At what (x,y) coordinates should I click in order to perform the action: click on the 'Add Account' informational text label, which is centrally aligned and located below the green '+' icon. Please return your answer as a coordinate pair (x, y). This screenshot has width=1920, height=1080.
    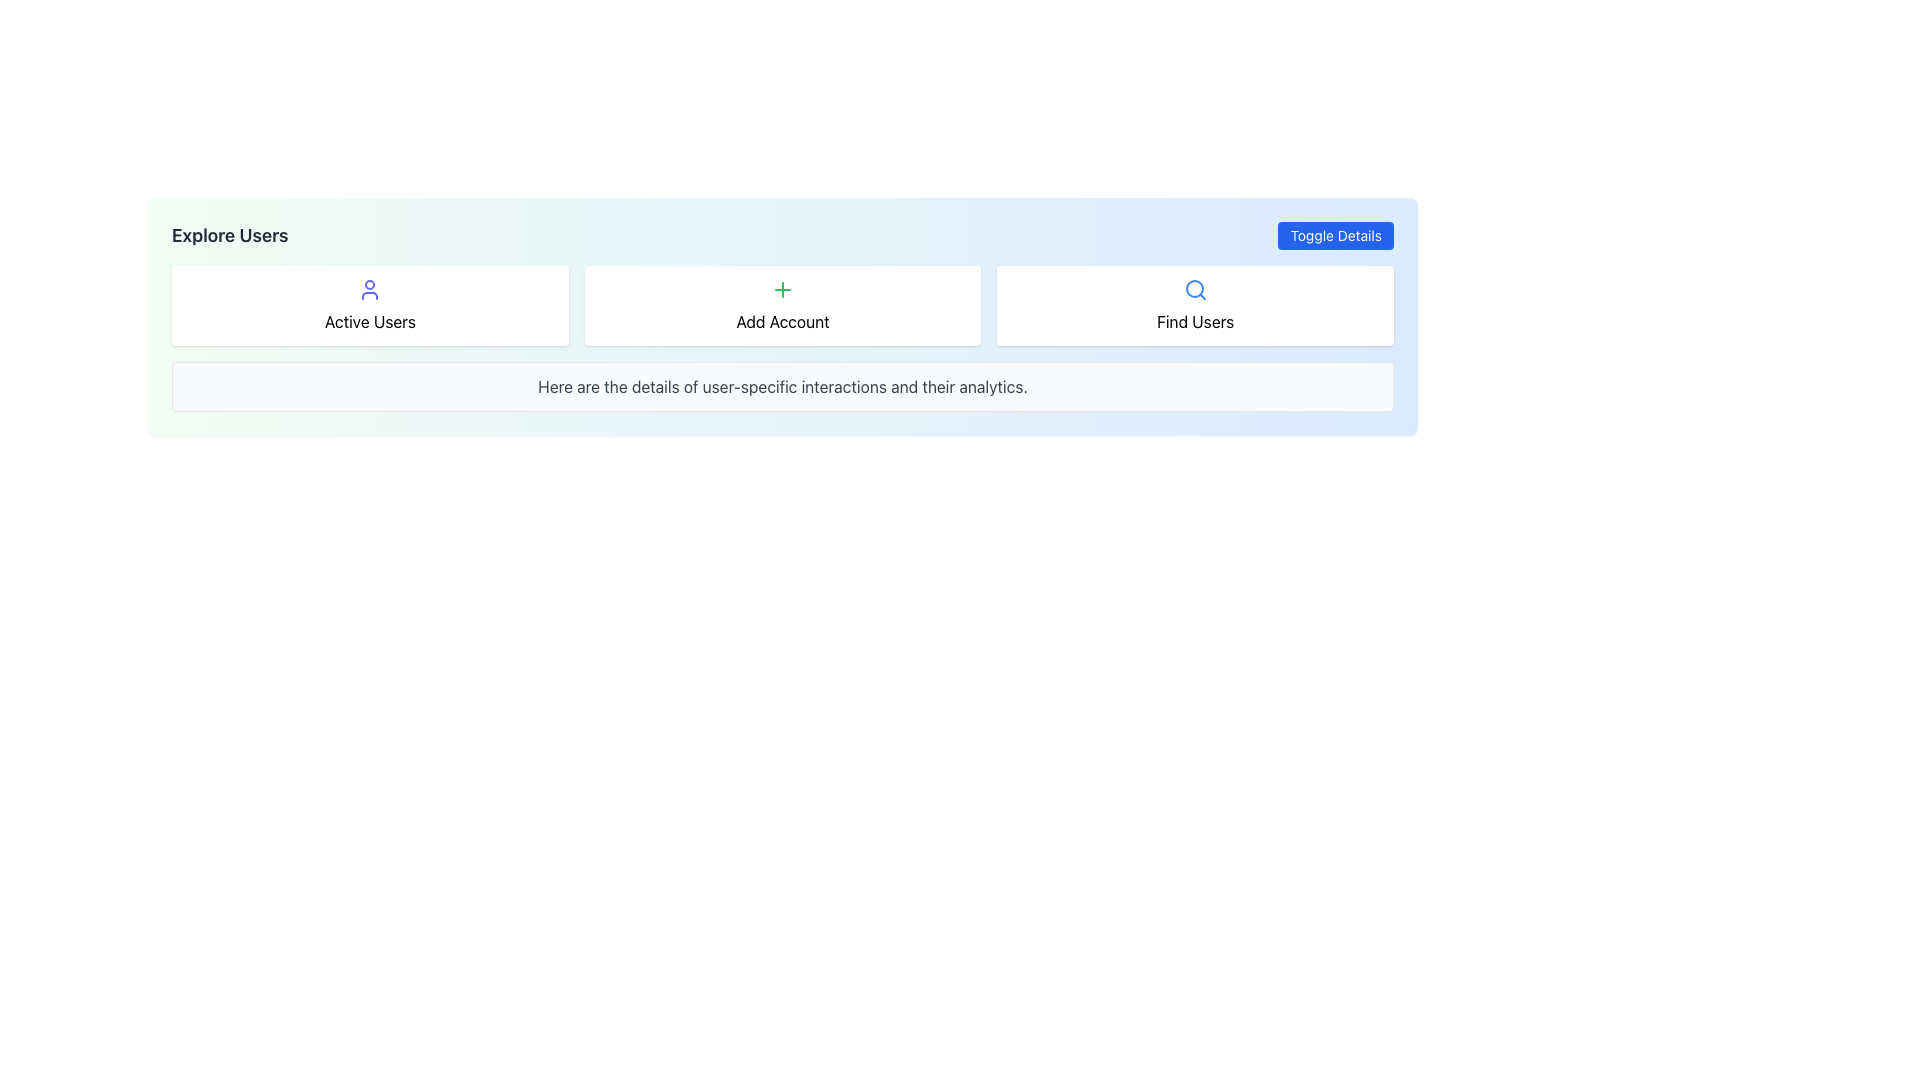
    Looking at the image, I should click on (781, 320).